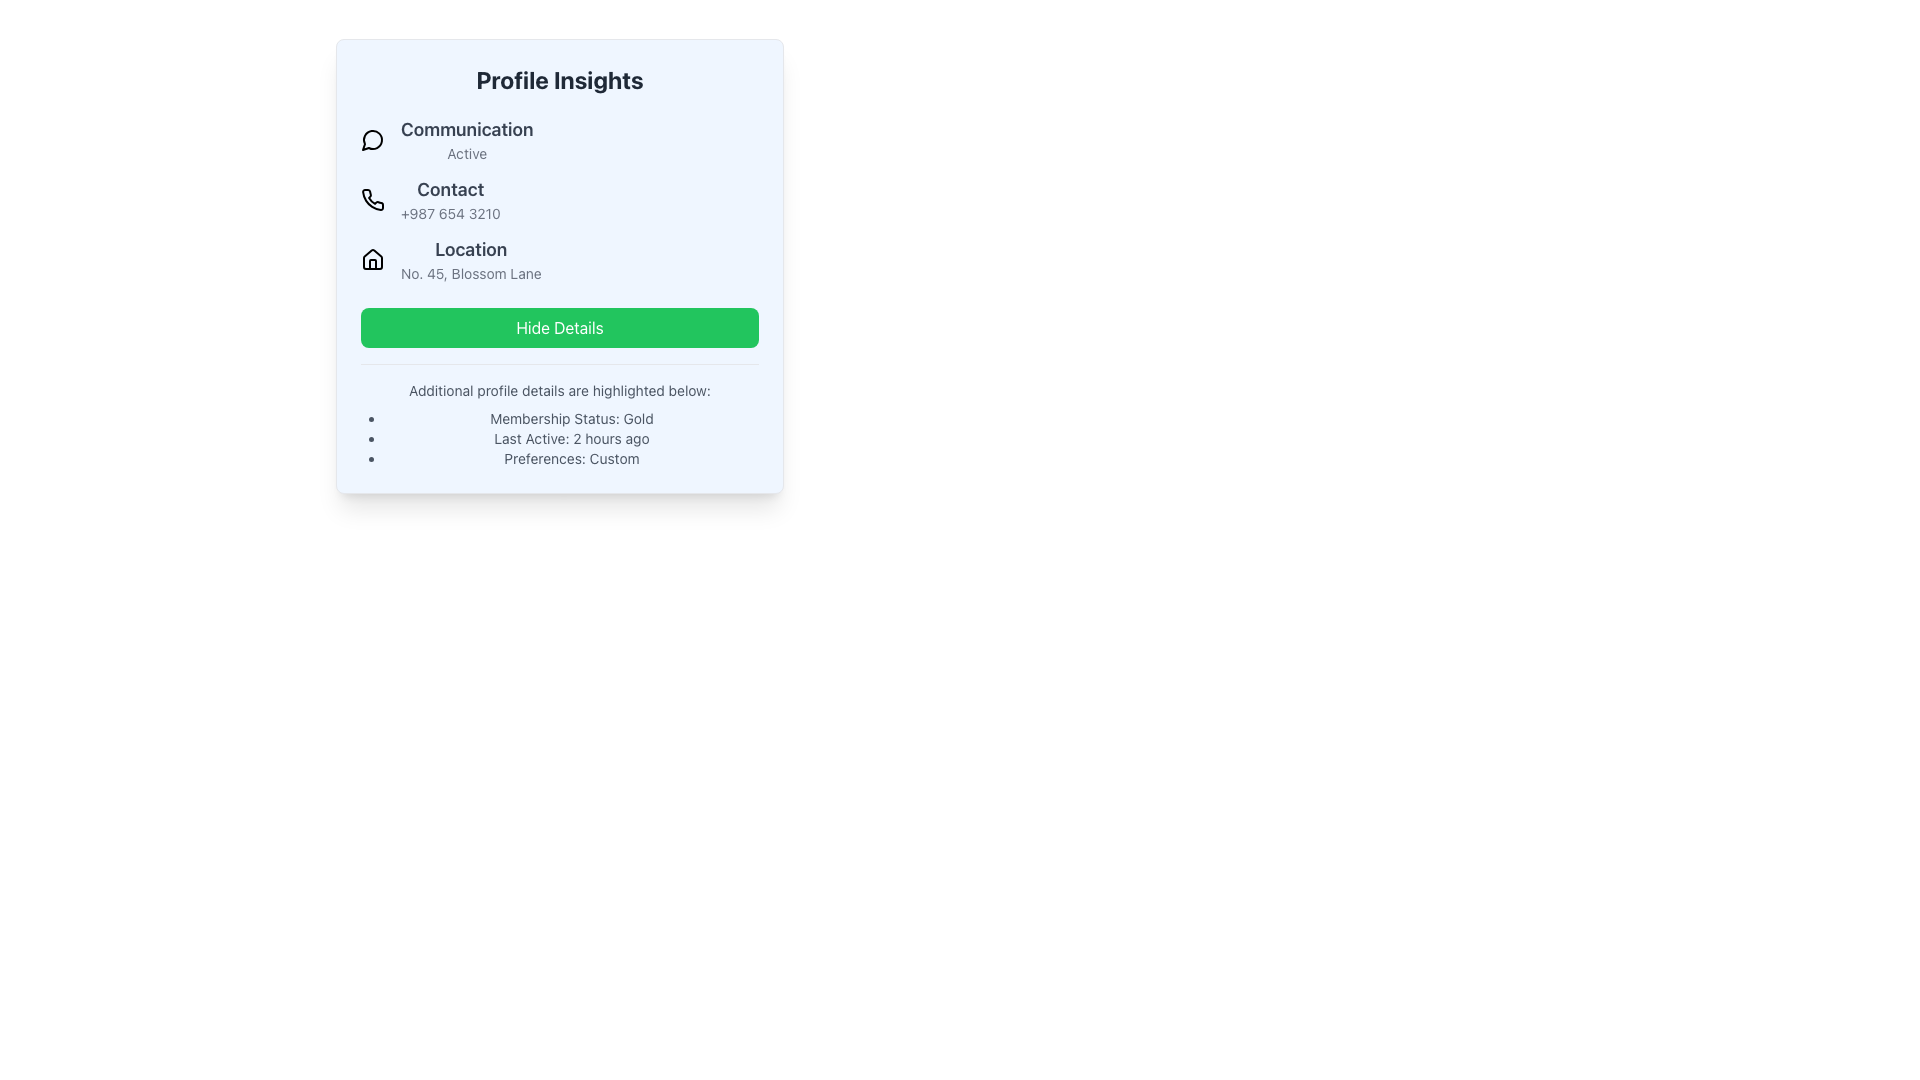 The width and height of the screenshot is (1920, 1080). I want to click on the 'Profile Insights' text label, which is a bold and large font displayed at the top of a card-like layout with a light blue background, so click(560, 79).